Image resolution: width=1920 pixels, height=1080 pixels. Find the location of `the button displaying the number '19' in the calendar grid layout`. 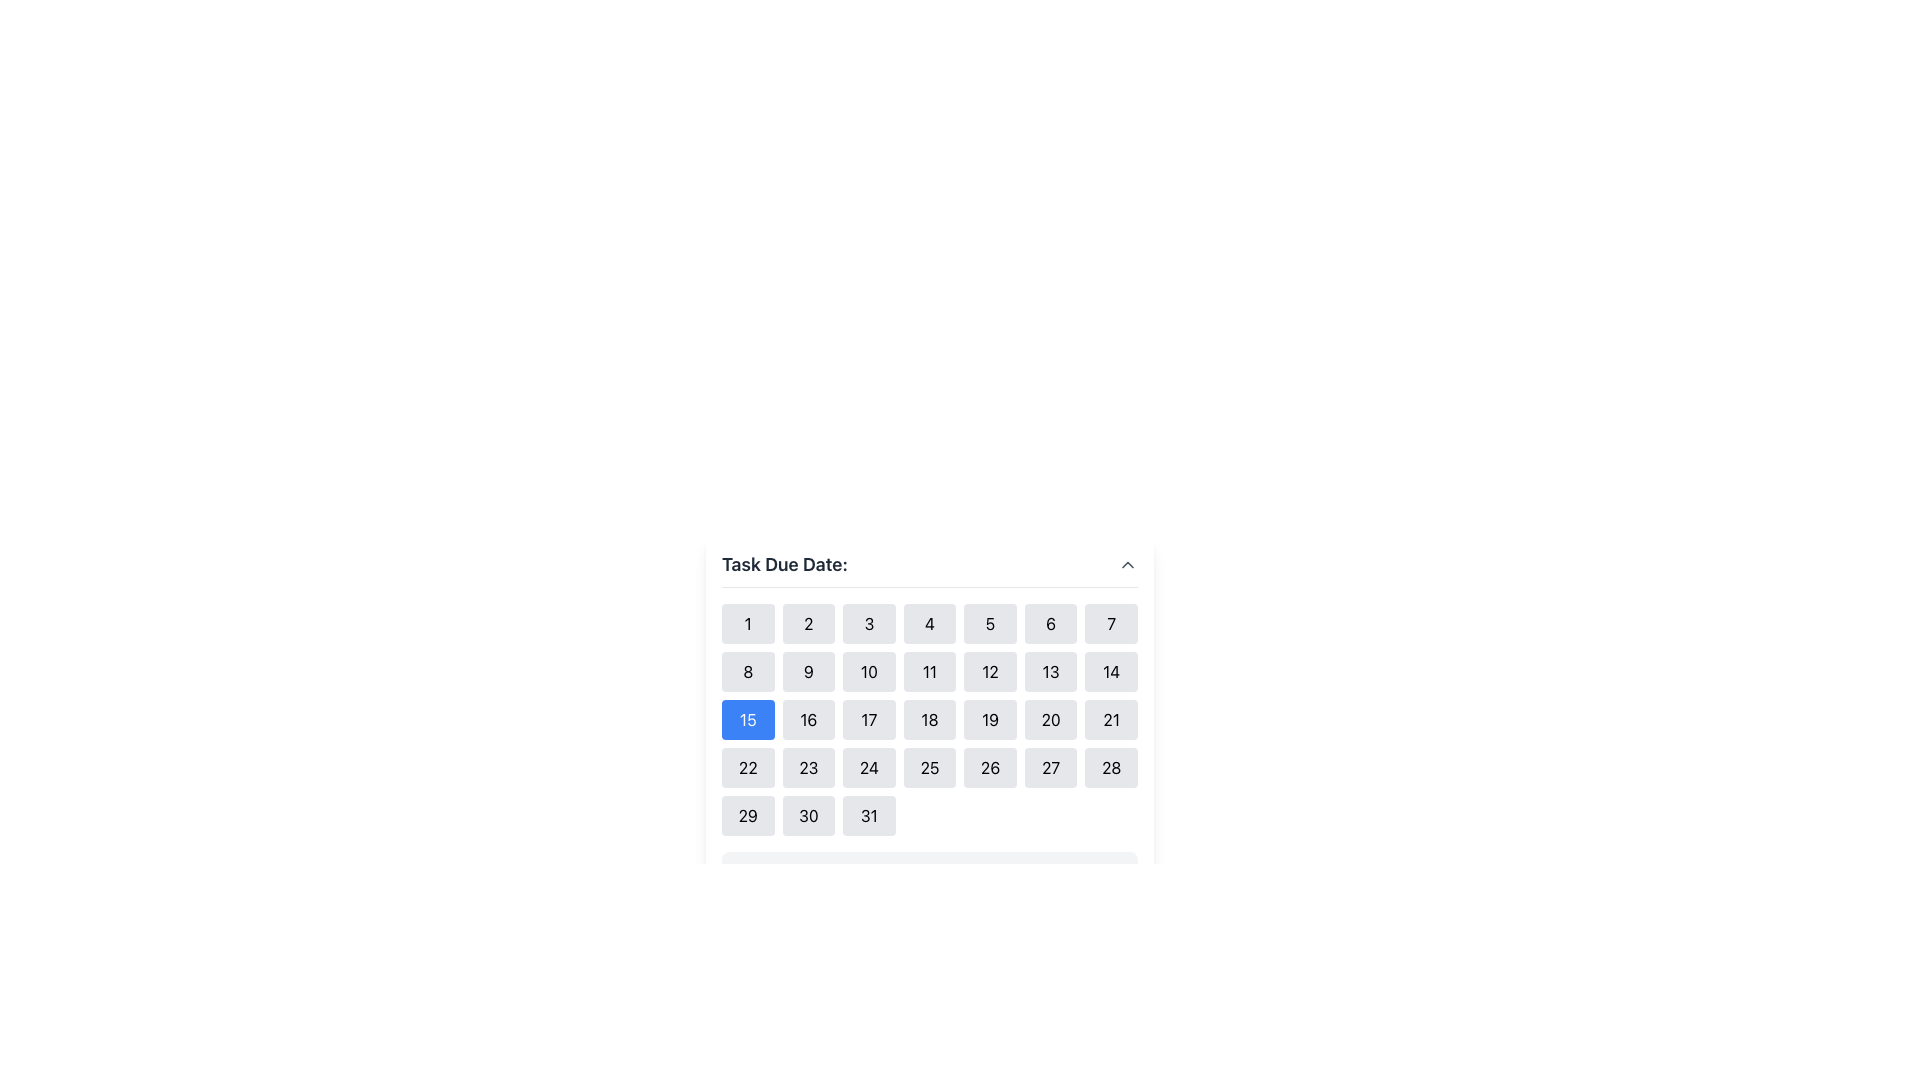

the button displaying the number '19' in the calendar grid layout is located at coordinates (990, 720).